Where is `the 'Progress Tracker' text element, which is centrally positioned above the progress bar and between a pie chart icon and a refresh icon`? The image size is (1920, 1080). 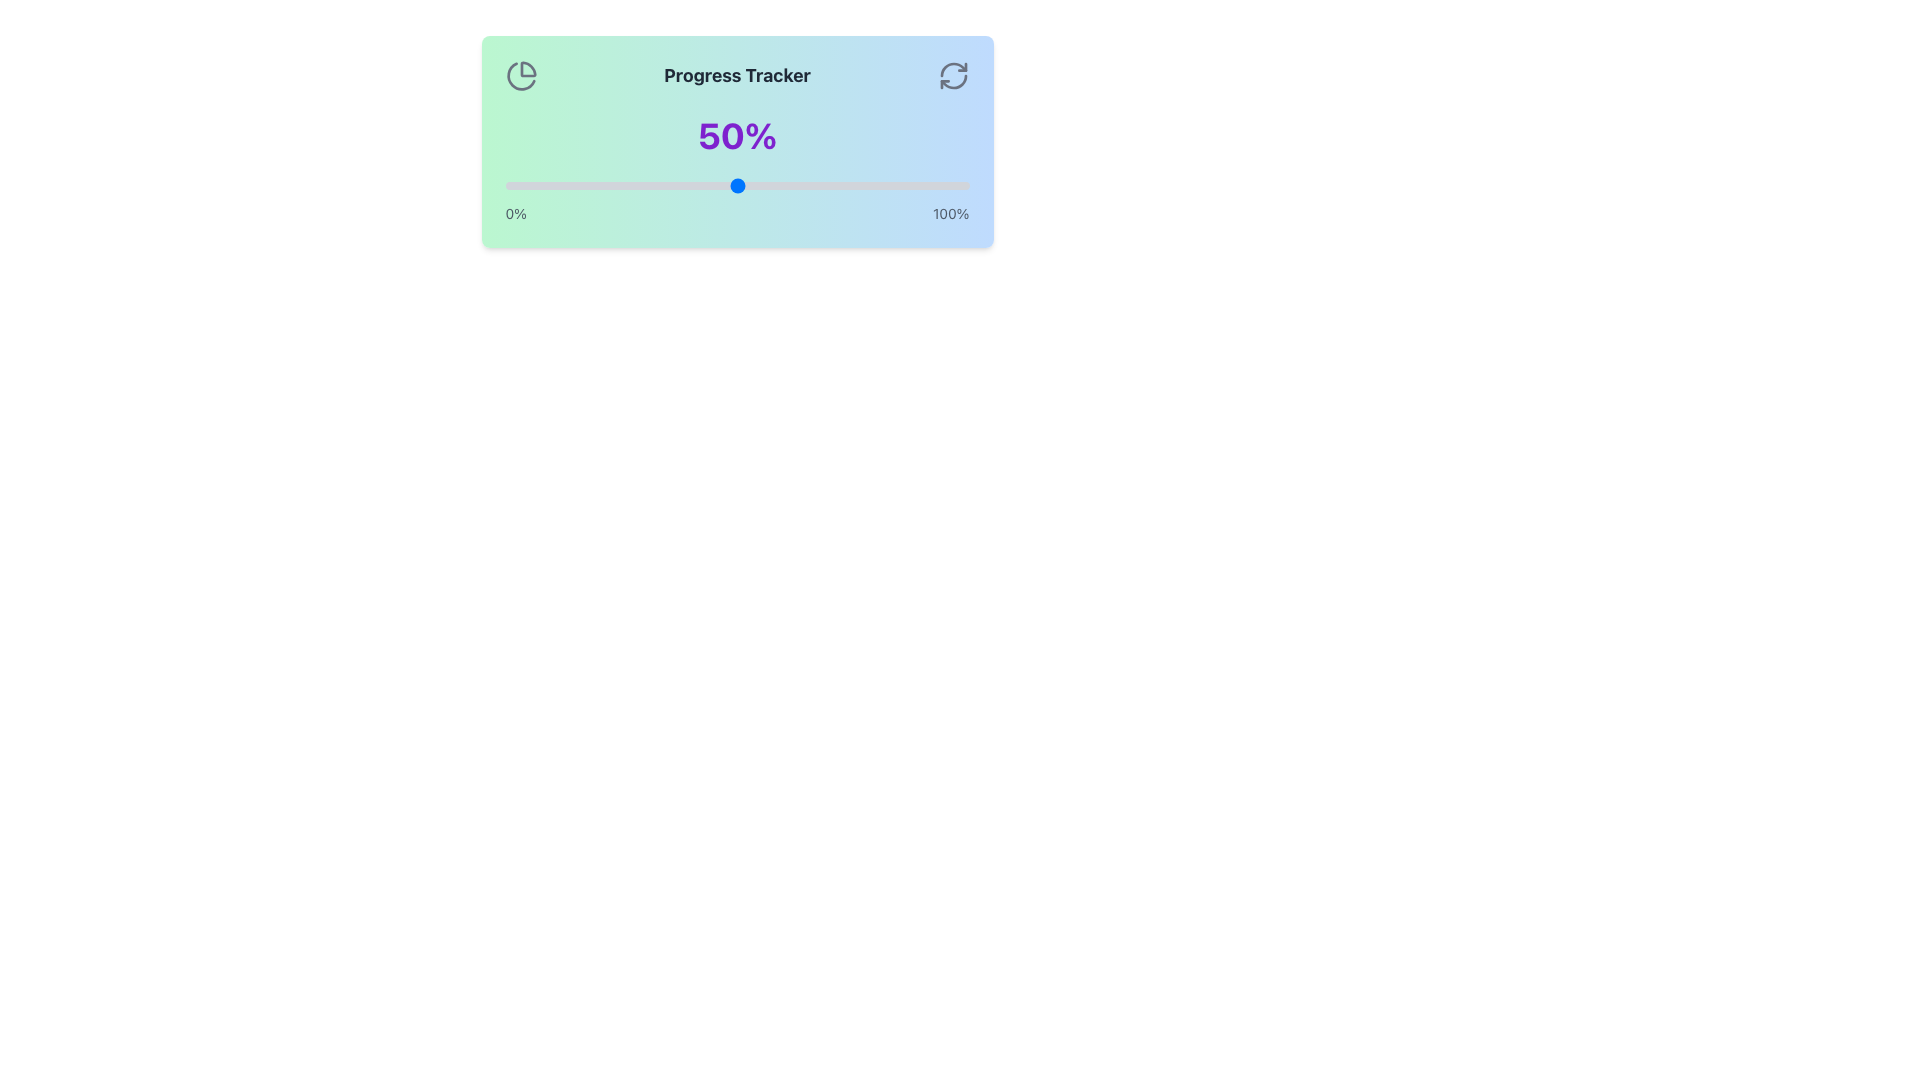 the 'Progress Tracker' text element, which is centrally positioned above the progress bar and between a pie chart icon and a refresh icon is located at coordinates (736, 75).